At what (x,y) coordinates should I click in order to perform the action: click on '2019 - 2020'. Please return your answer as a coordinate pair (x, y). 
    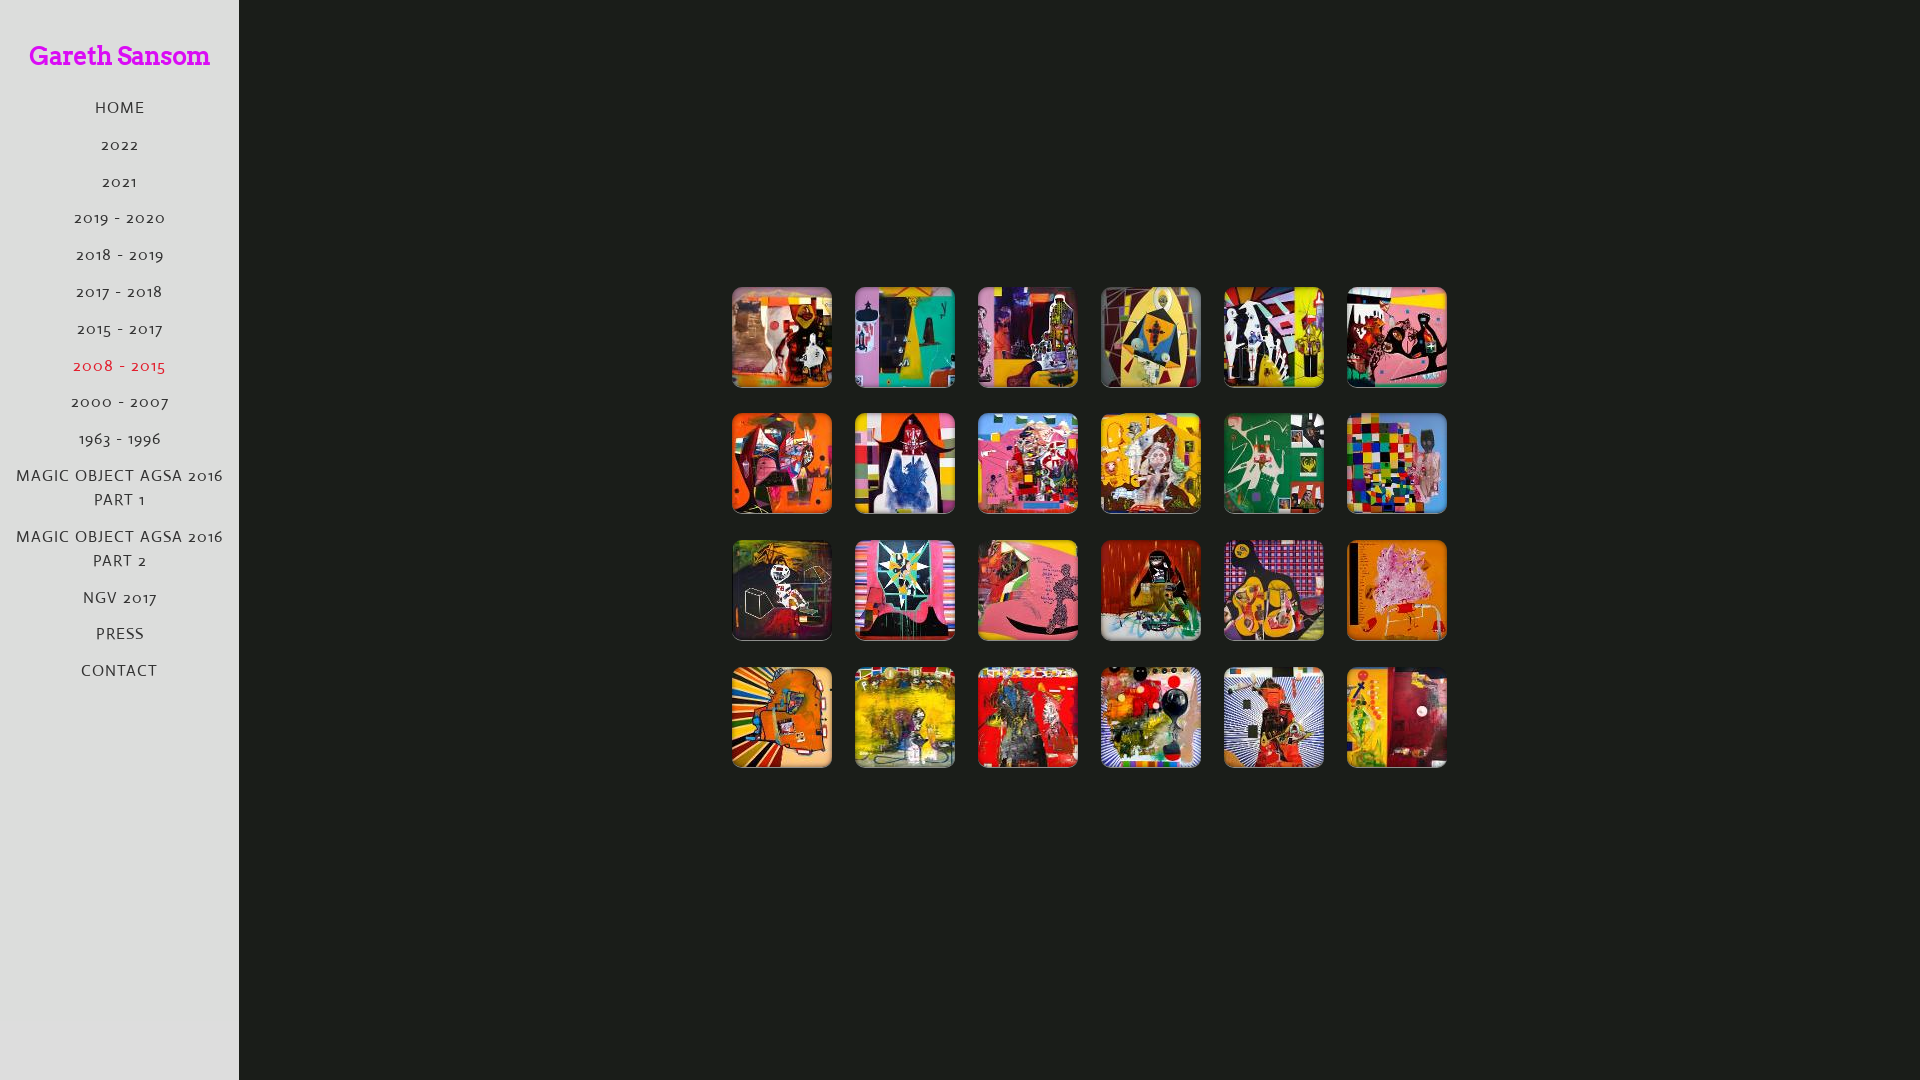
    Looking at the image, I should click on (119, 217).